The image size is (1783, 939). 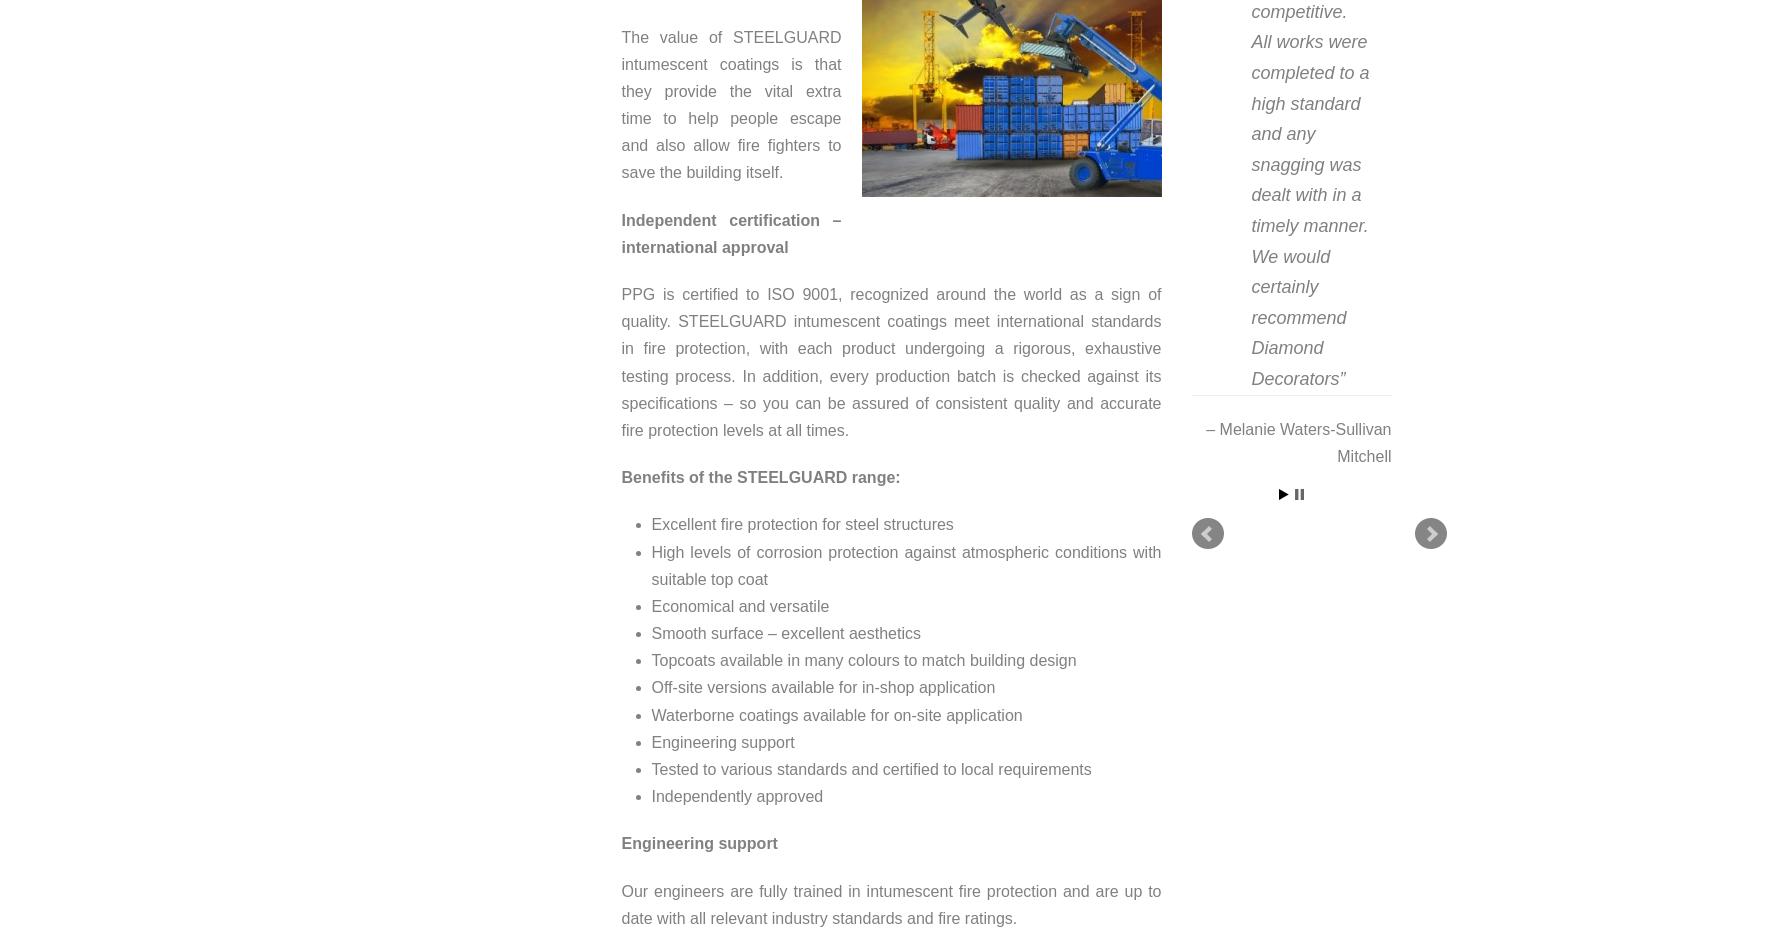 What do you see at coordinates (738, 605) in the screenshot?
I see `'Economical and versatile'` at bounding box center [738, 605].